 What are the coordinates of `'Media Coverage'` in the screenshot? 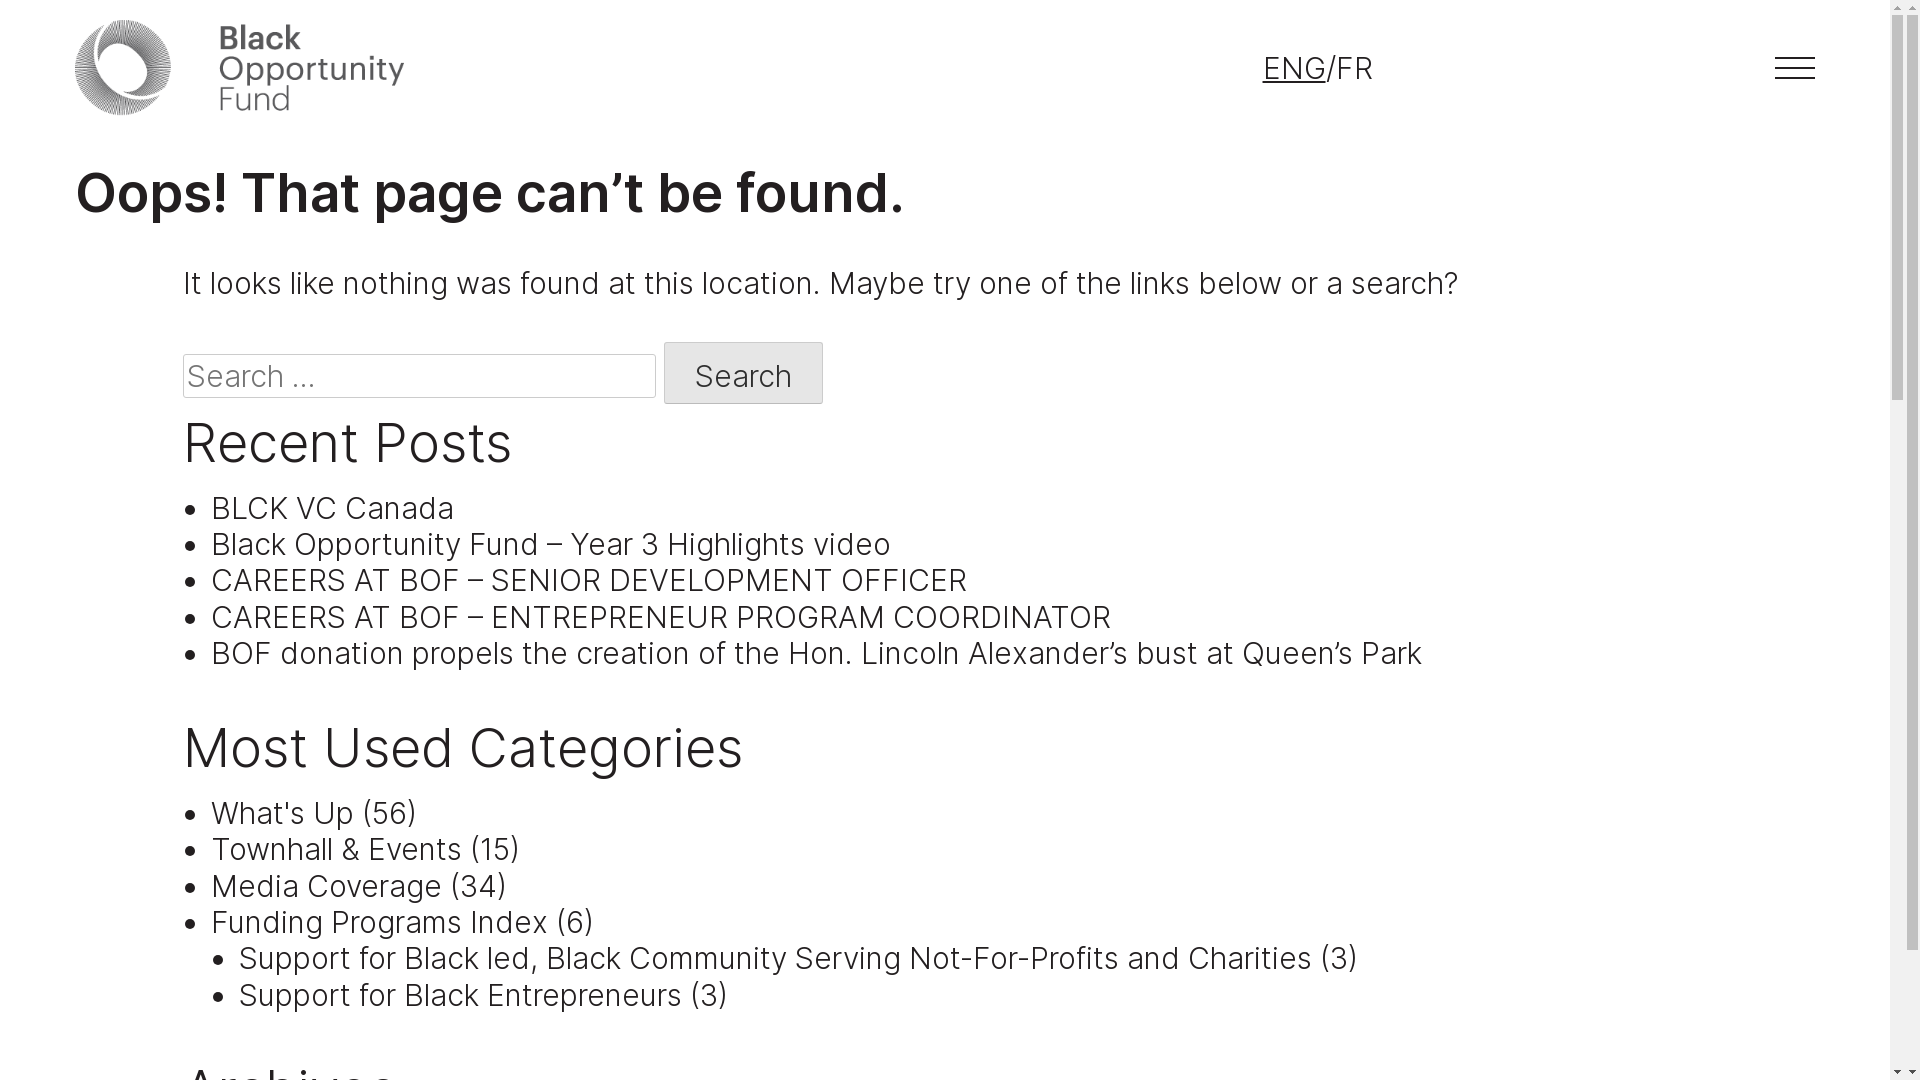 It's located at (326, 885).